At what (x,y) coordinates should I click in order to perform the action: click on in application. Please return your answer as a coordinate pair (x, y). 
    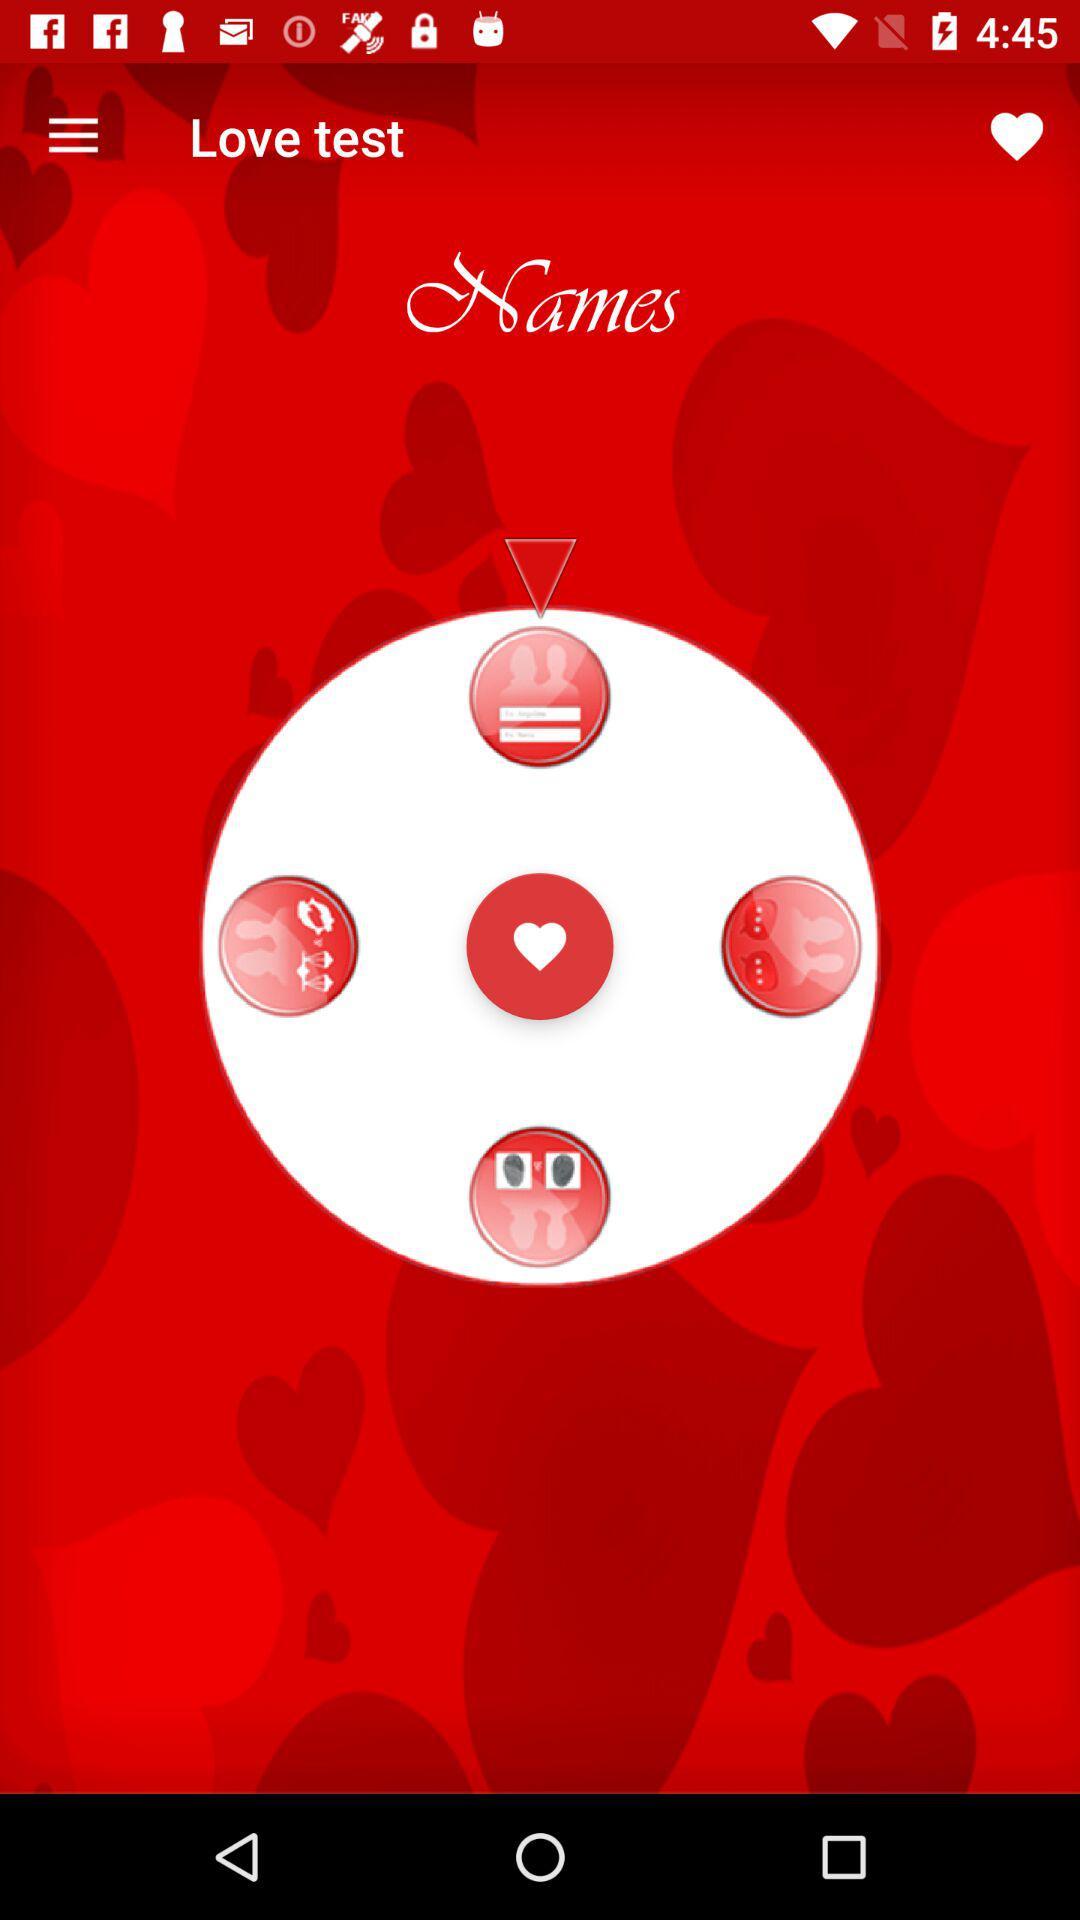
    Looking at the image, I should click on (540, 945).